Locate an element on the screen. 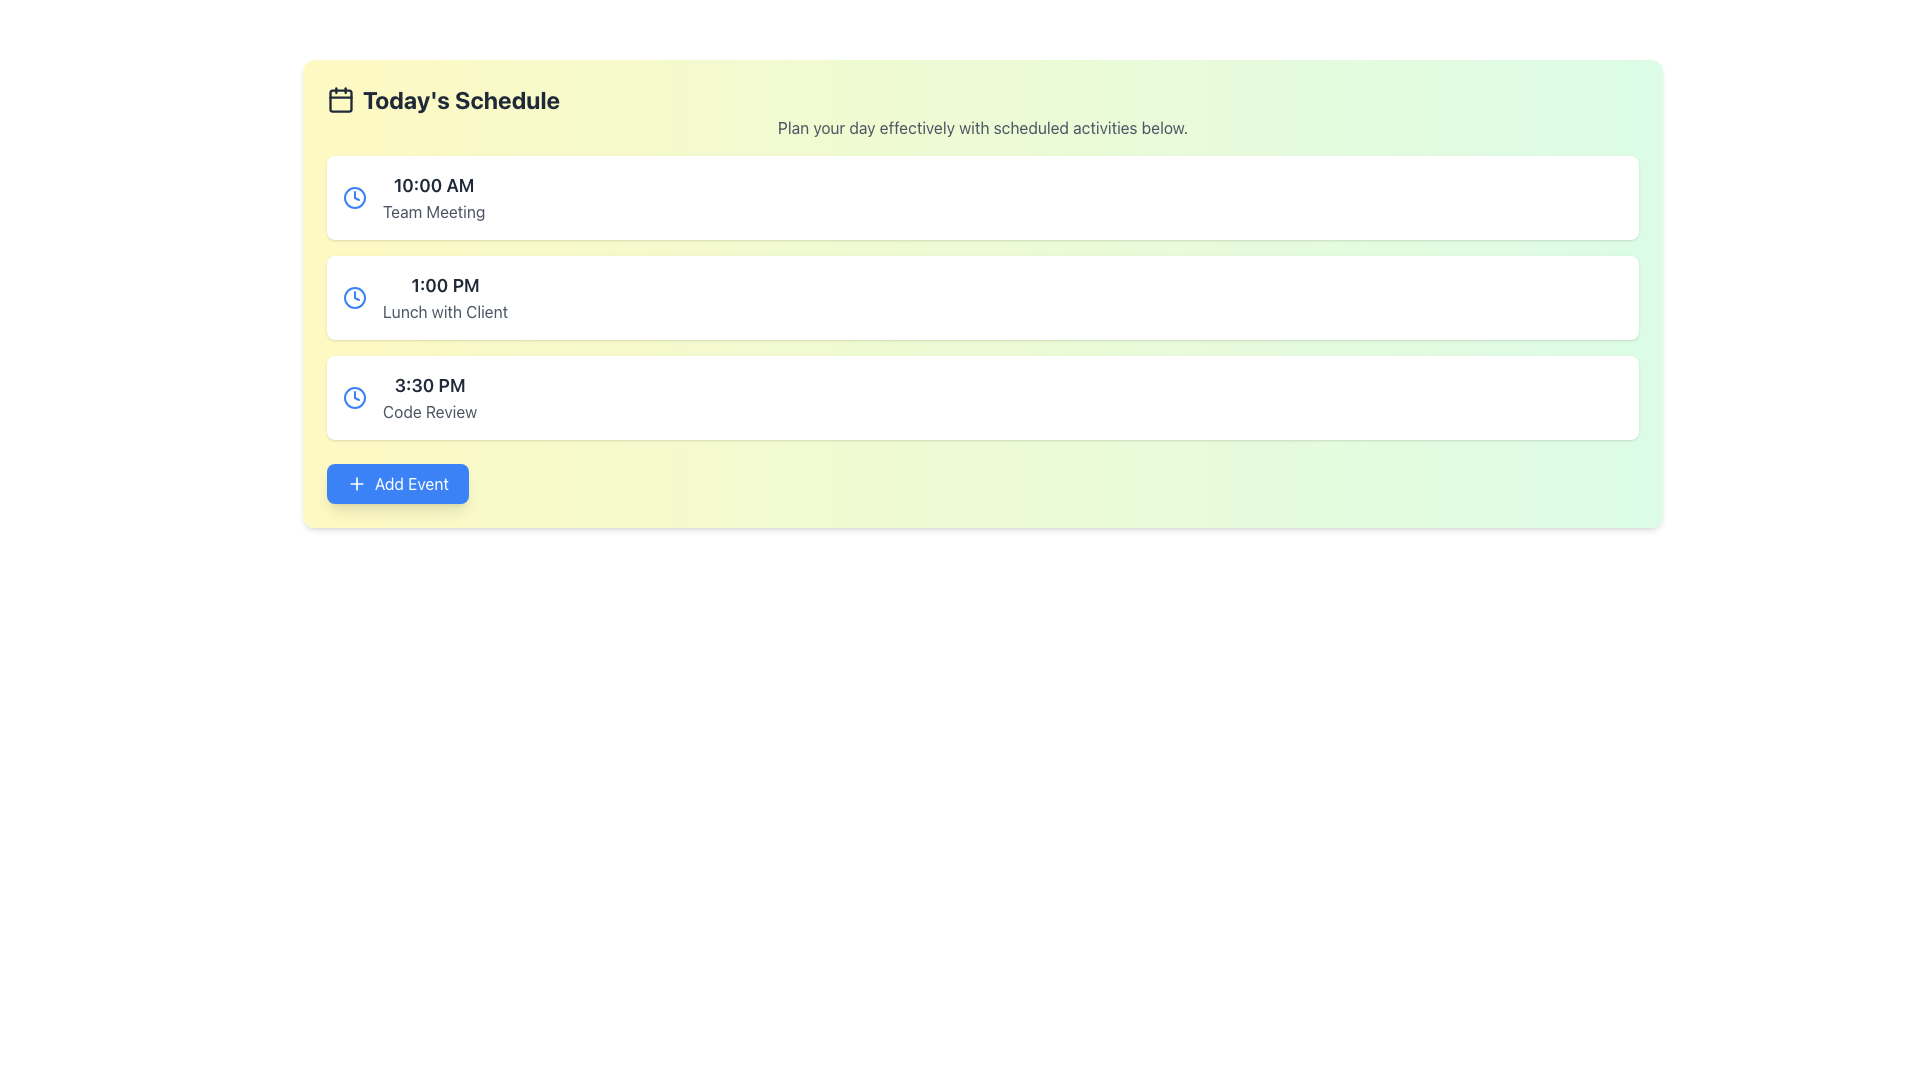  the informational display element showing '1:00 PM' and 'Lunch with Client' is located at coordinates (444, 297).